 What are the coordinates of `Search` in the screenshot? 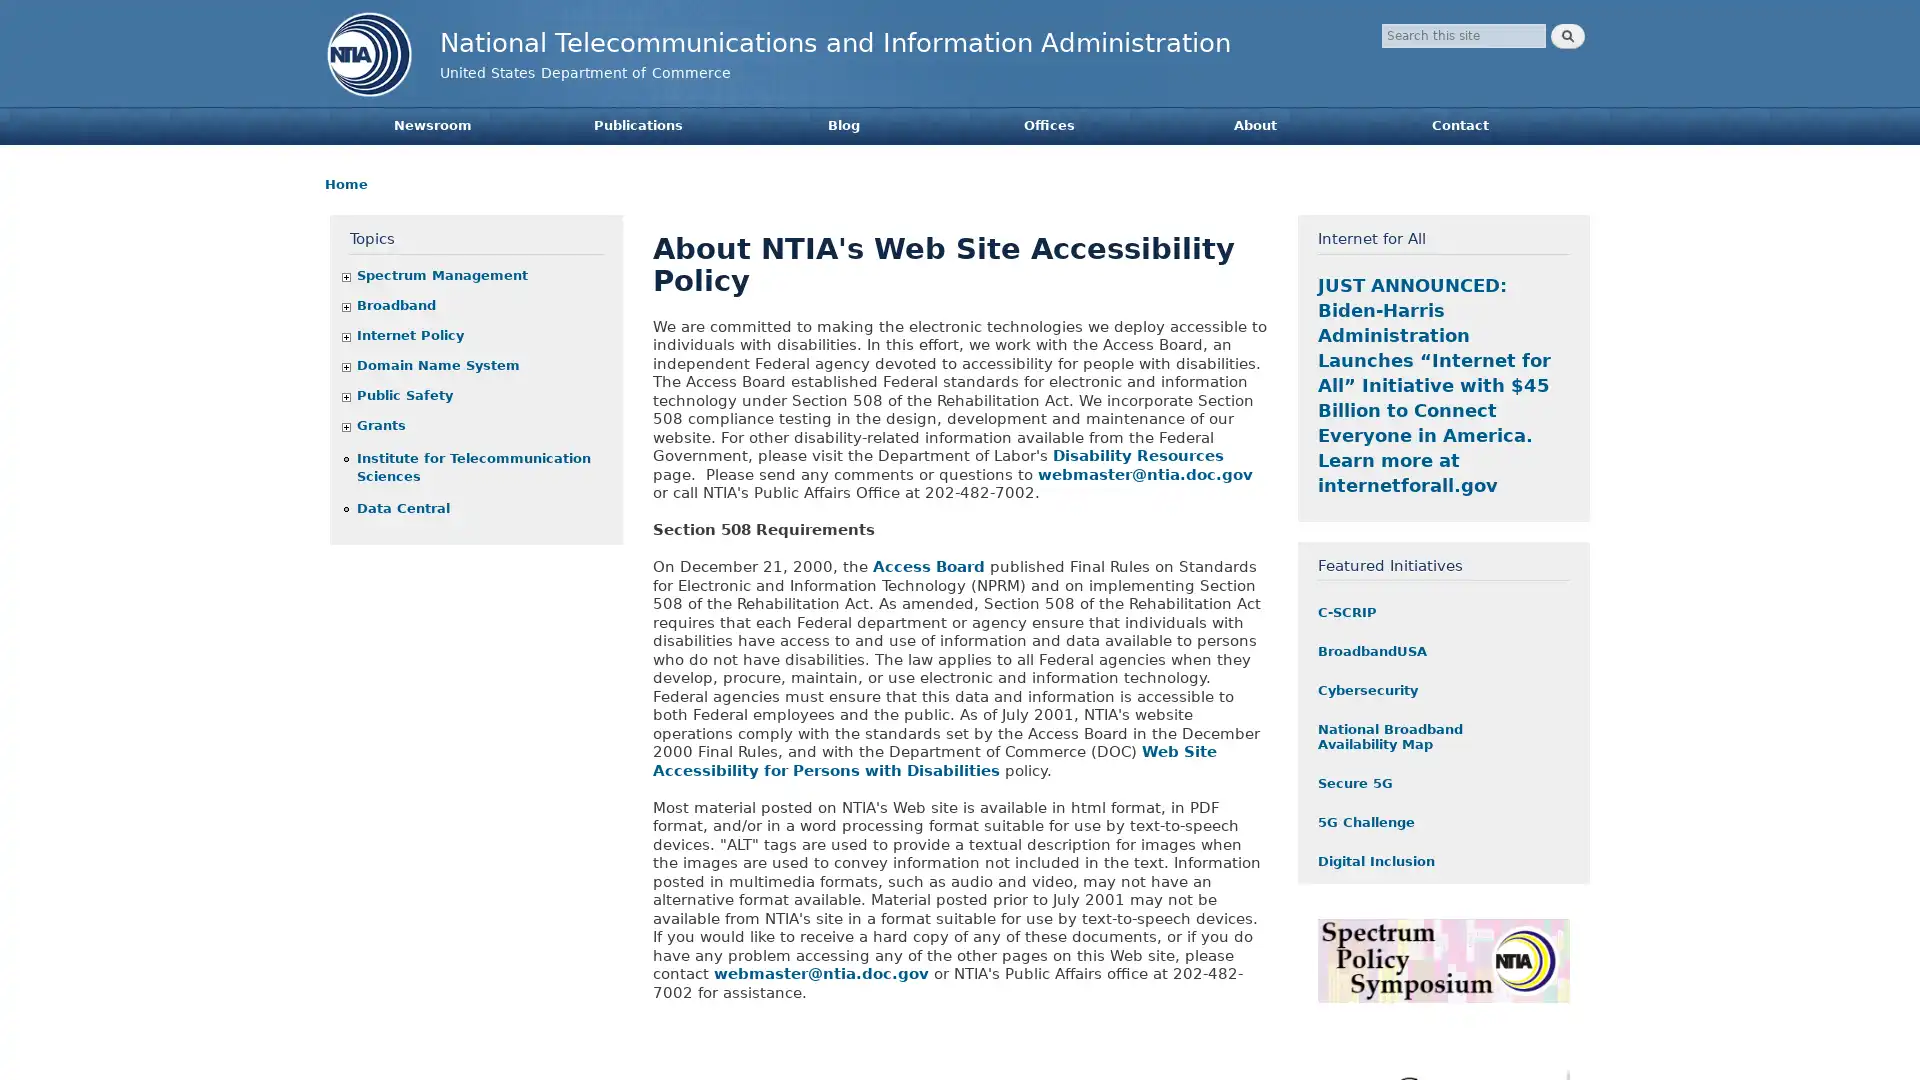 It's located at (1567, 36).